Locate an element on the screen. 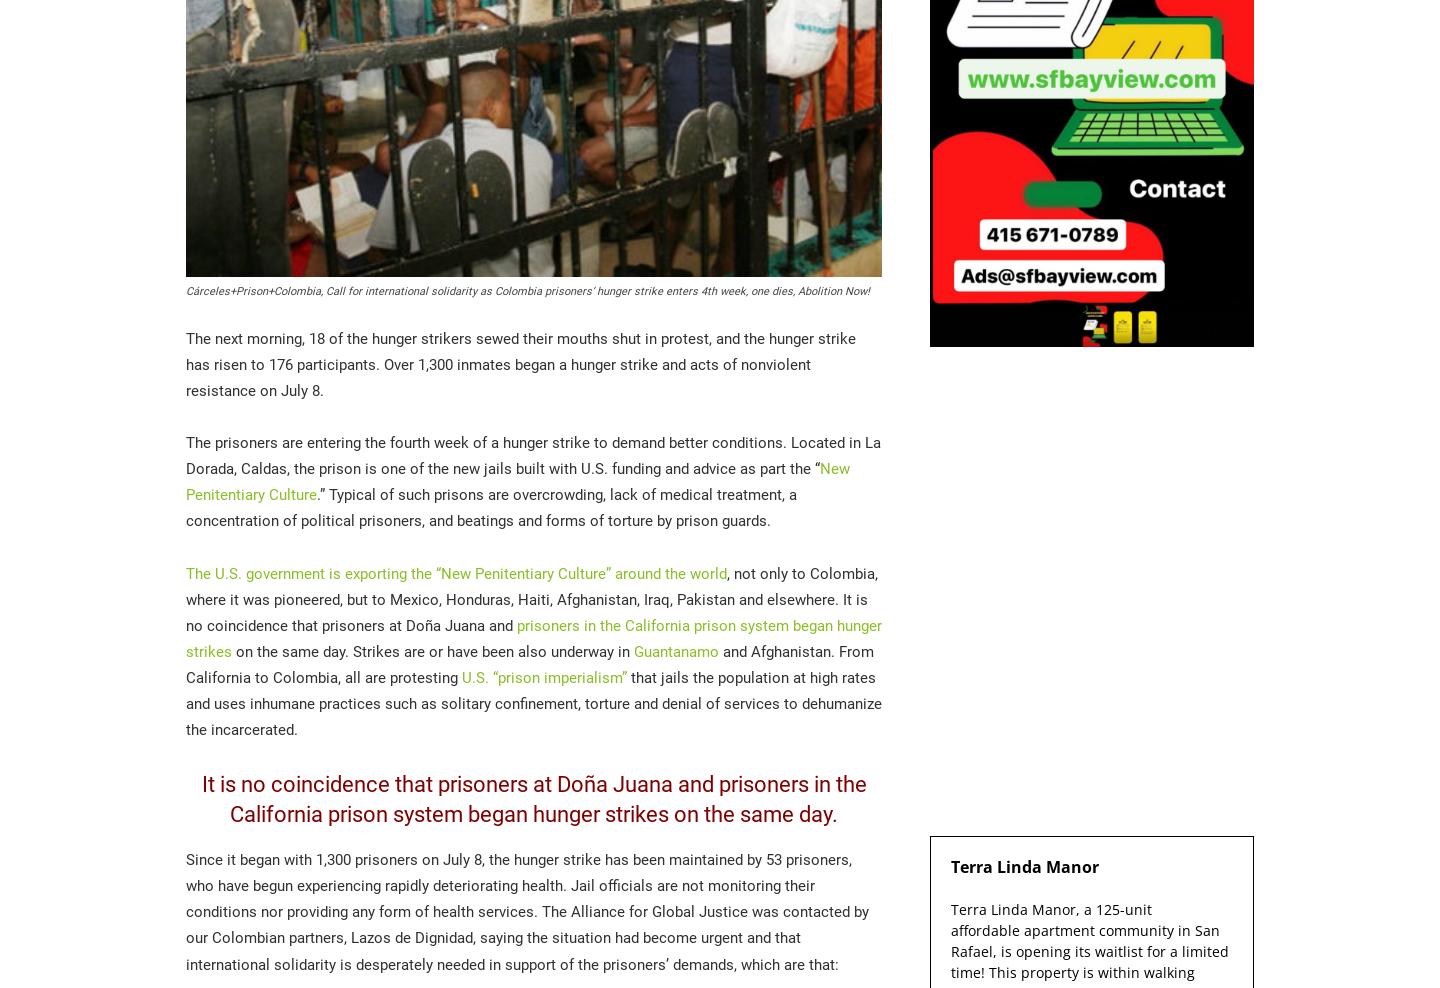 Image resolution: width=1440 pixels, height=988 pixels. ', not only to Colombia, where it was pioneered, but to Mexico, Honduras, Haiti, Afghanistan, Iraq, Pakistan and elsewhere. It is no coincidence that prisoners at Doña Juana and' is located at coordinates (186, 599).